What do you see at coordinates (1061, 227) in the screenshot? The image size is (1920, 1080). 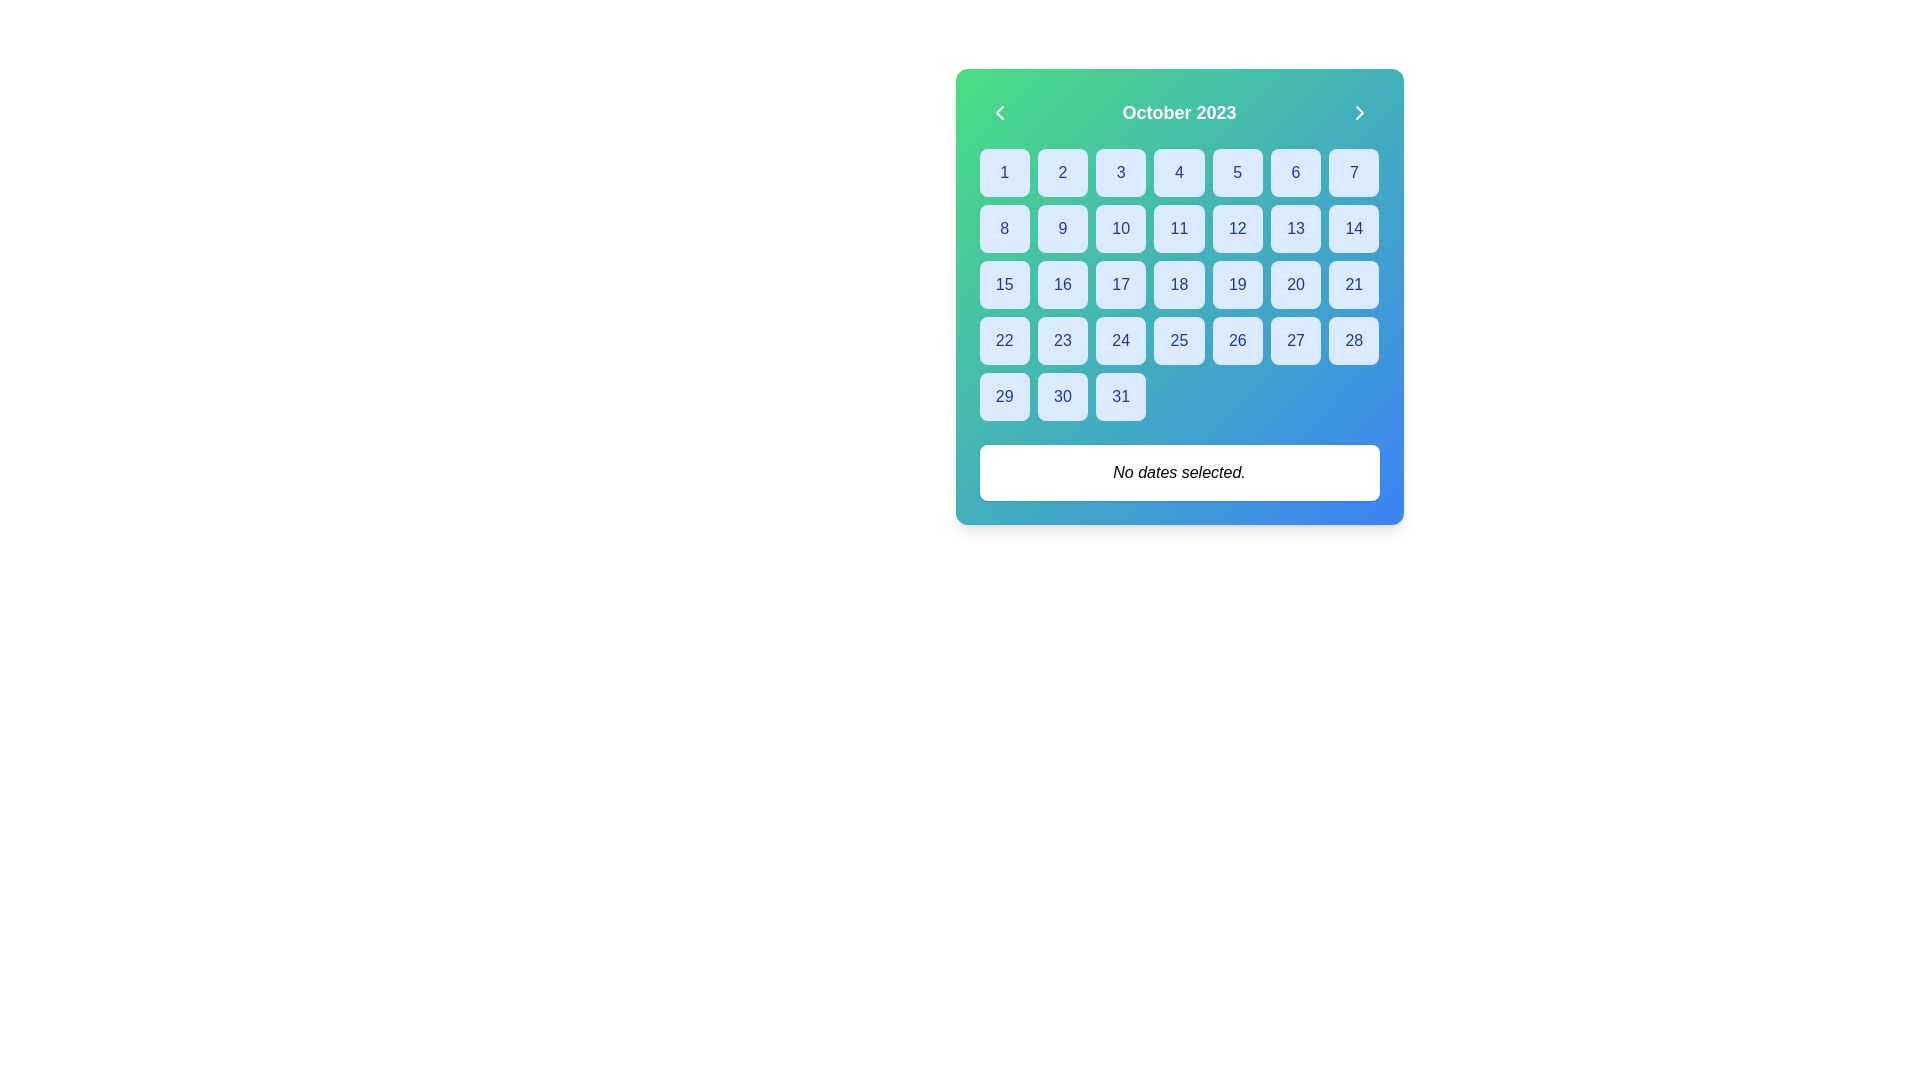 I see `the button representing the date '9' in the calendar interface` at bounding box center [1061, 227].